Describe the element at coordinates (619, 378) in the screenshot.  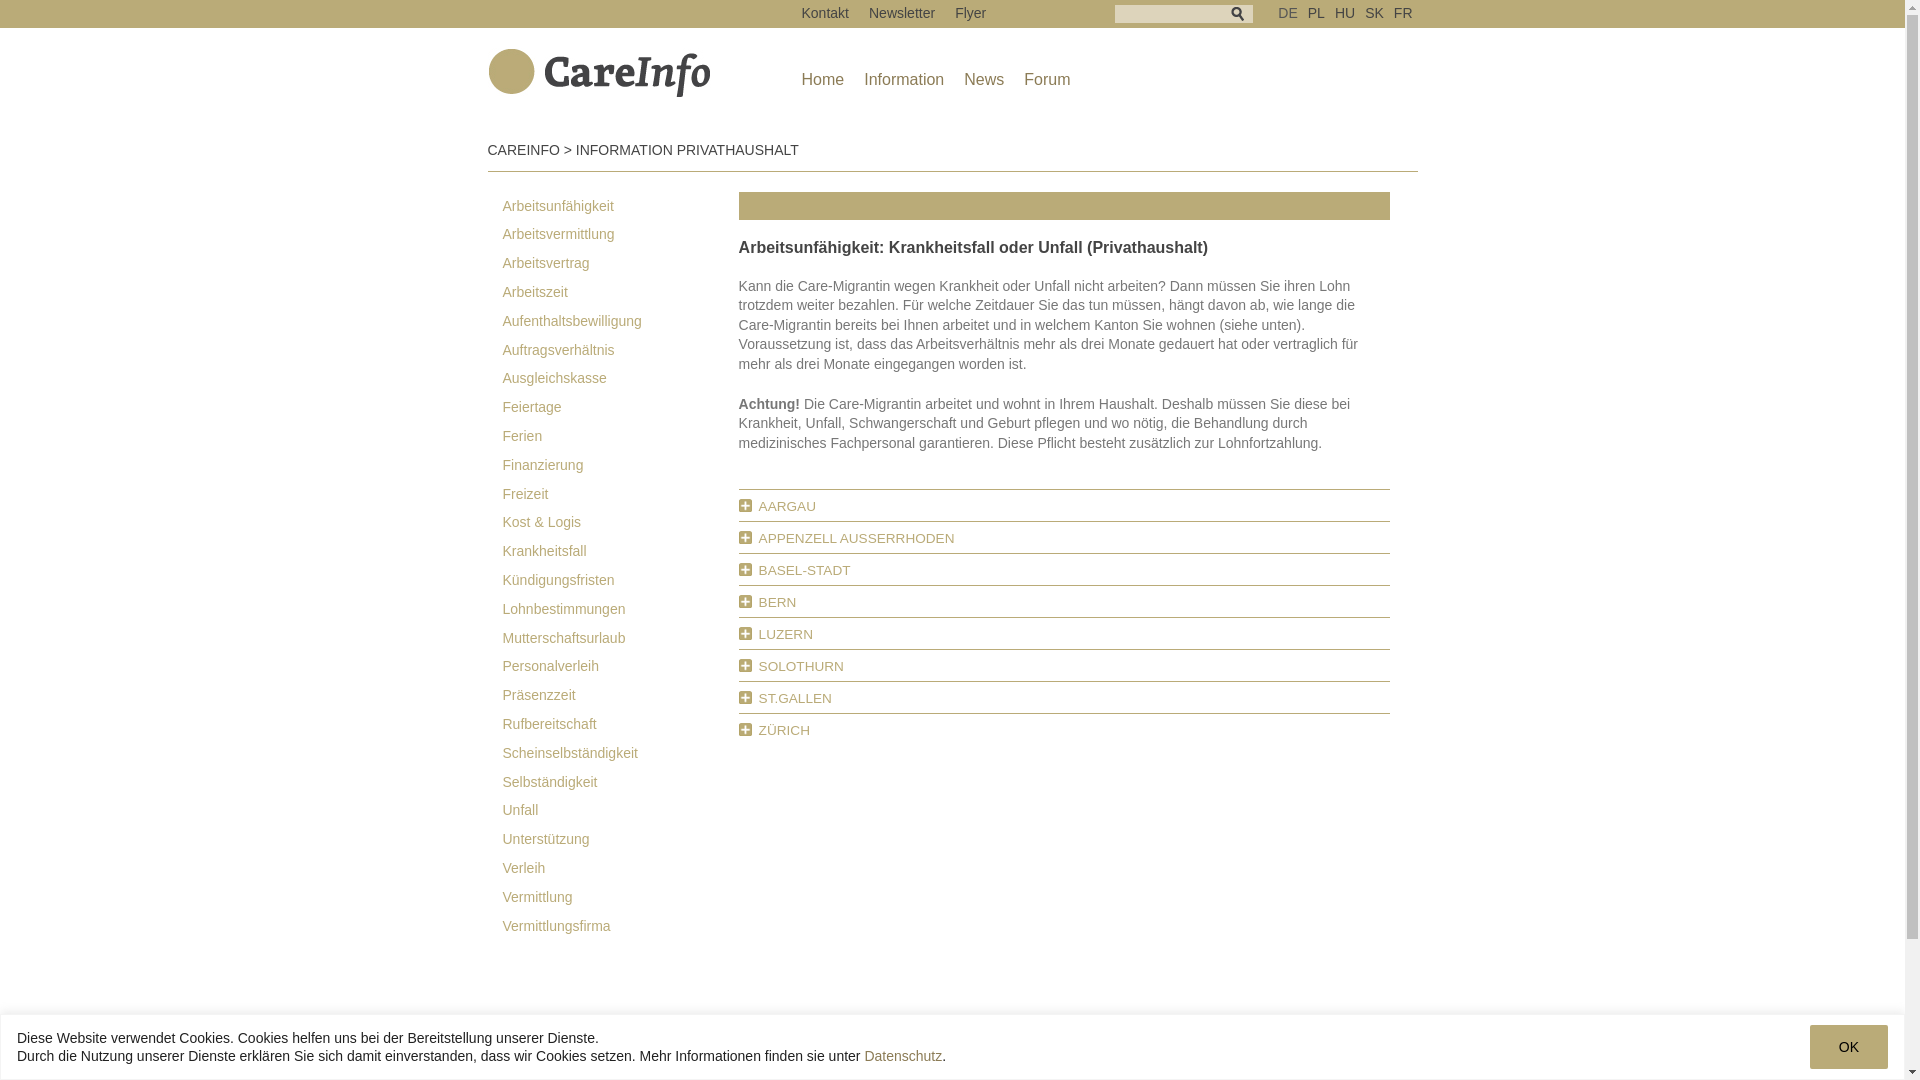
I see `'Ausgleichskasse'` at that location.